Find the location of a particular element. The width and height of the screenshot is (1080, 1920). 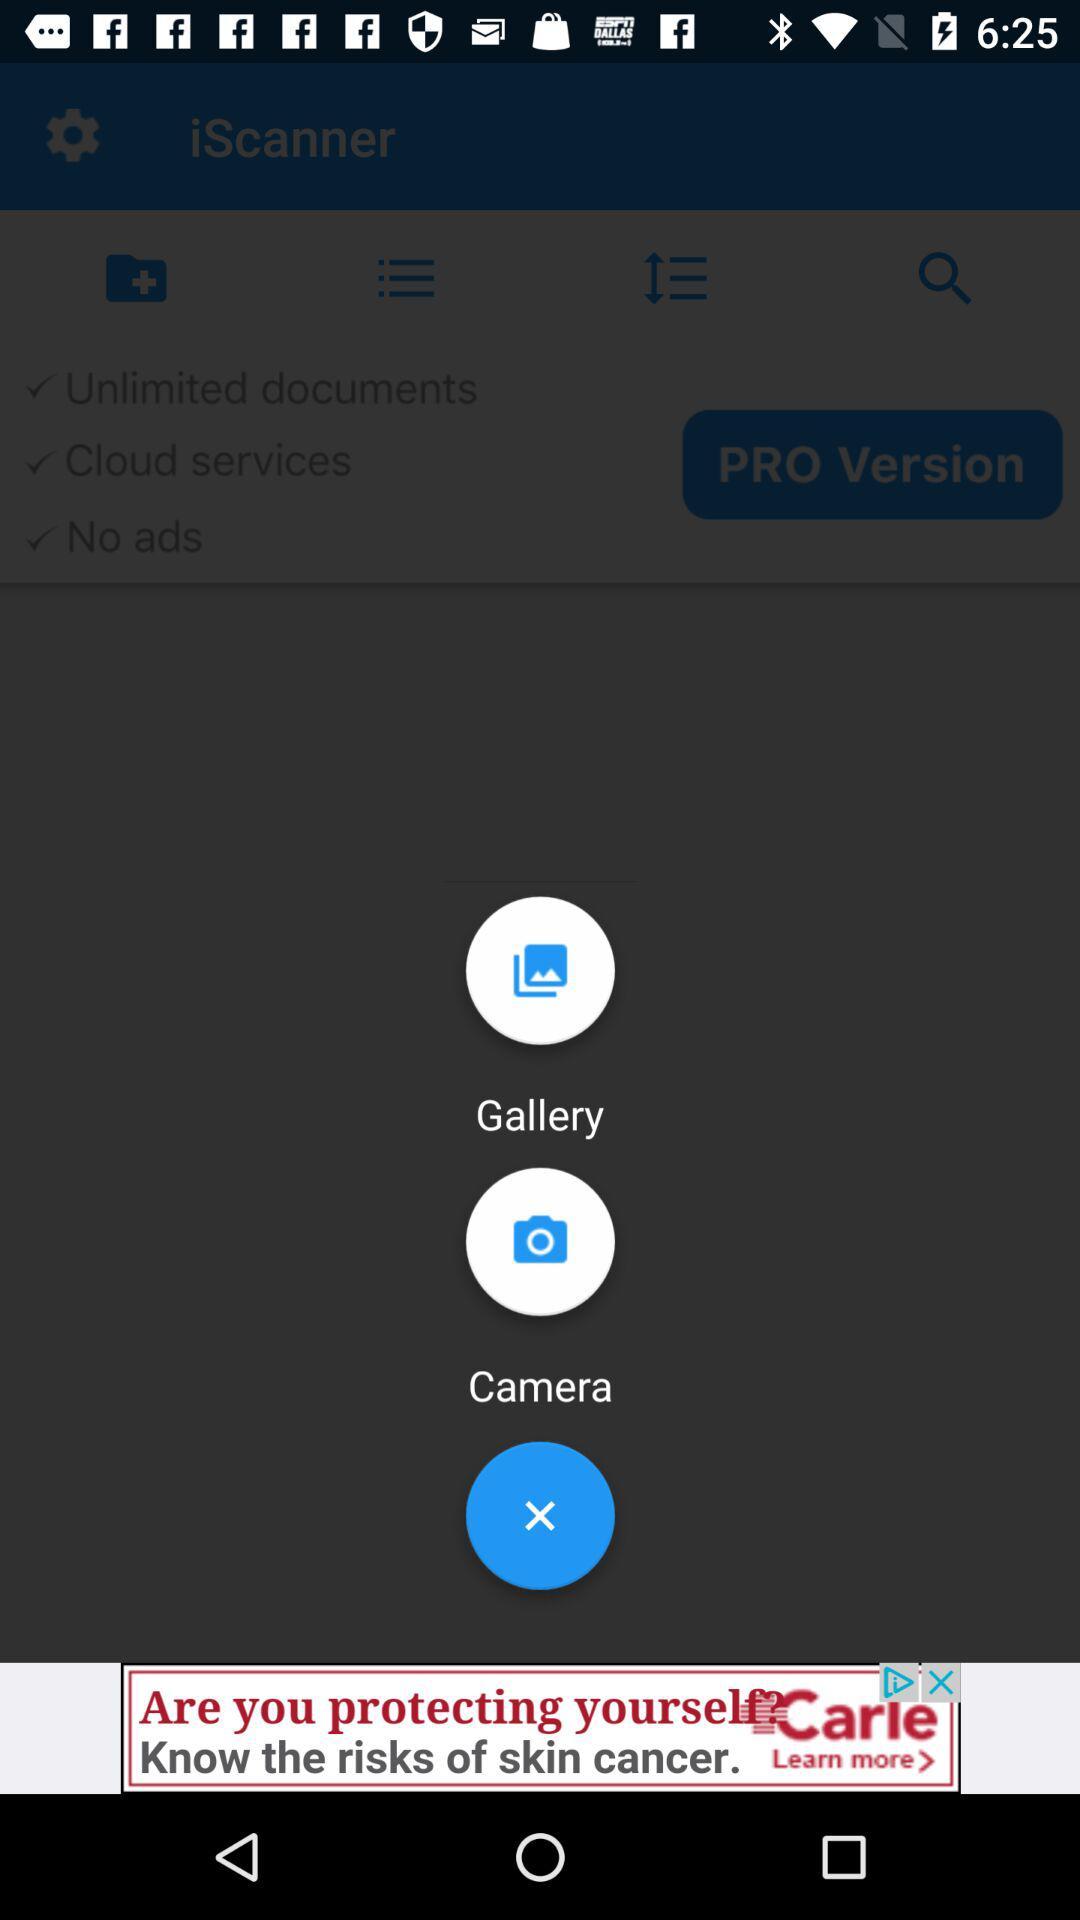

the swap icon is located at coordinates (945, 277).